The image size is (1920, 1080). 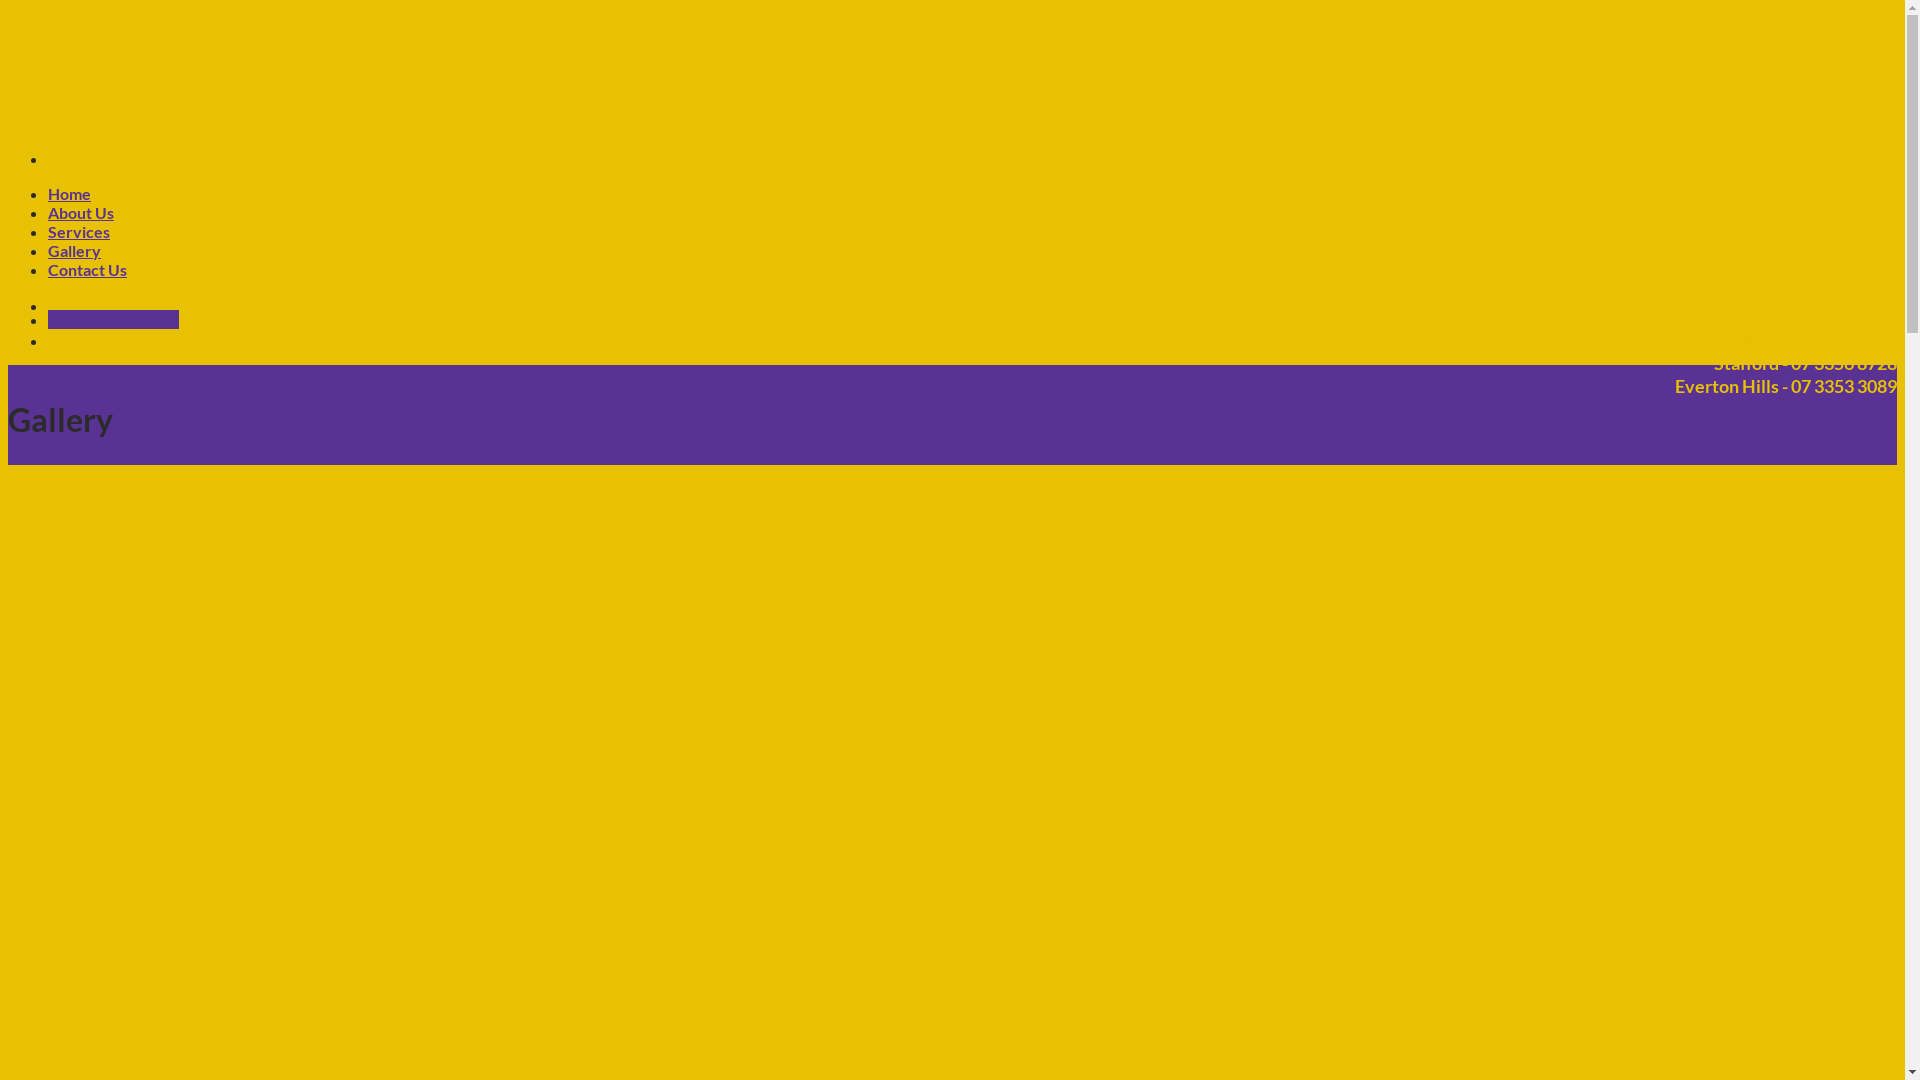 What do you see at coordinates (48, 249) in the screenshot?
I see `'Gallery'` at bounding box center [48, 249].